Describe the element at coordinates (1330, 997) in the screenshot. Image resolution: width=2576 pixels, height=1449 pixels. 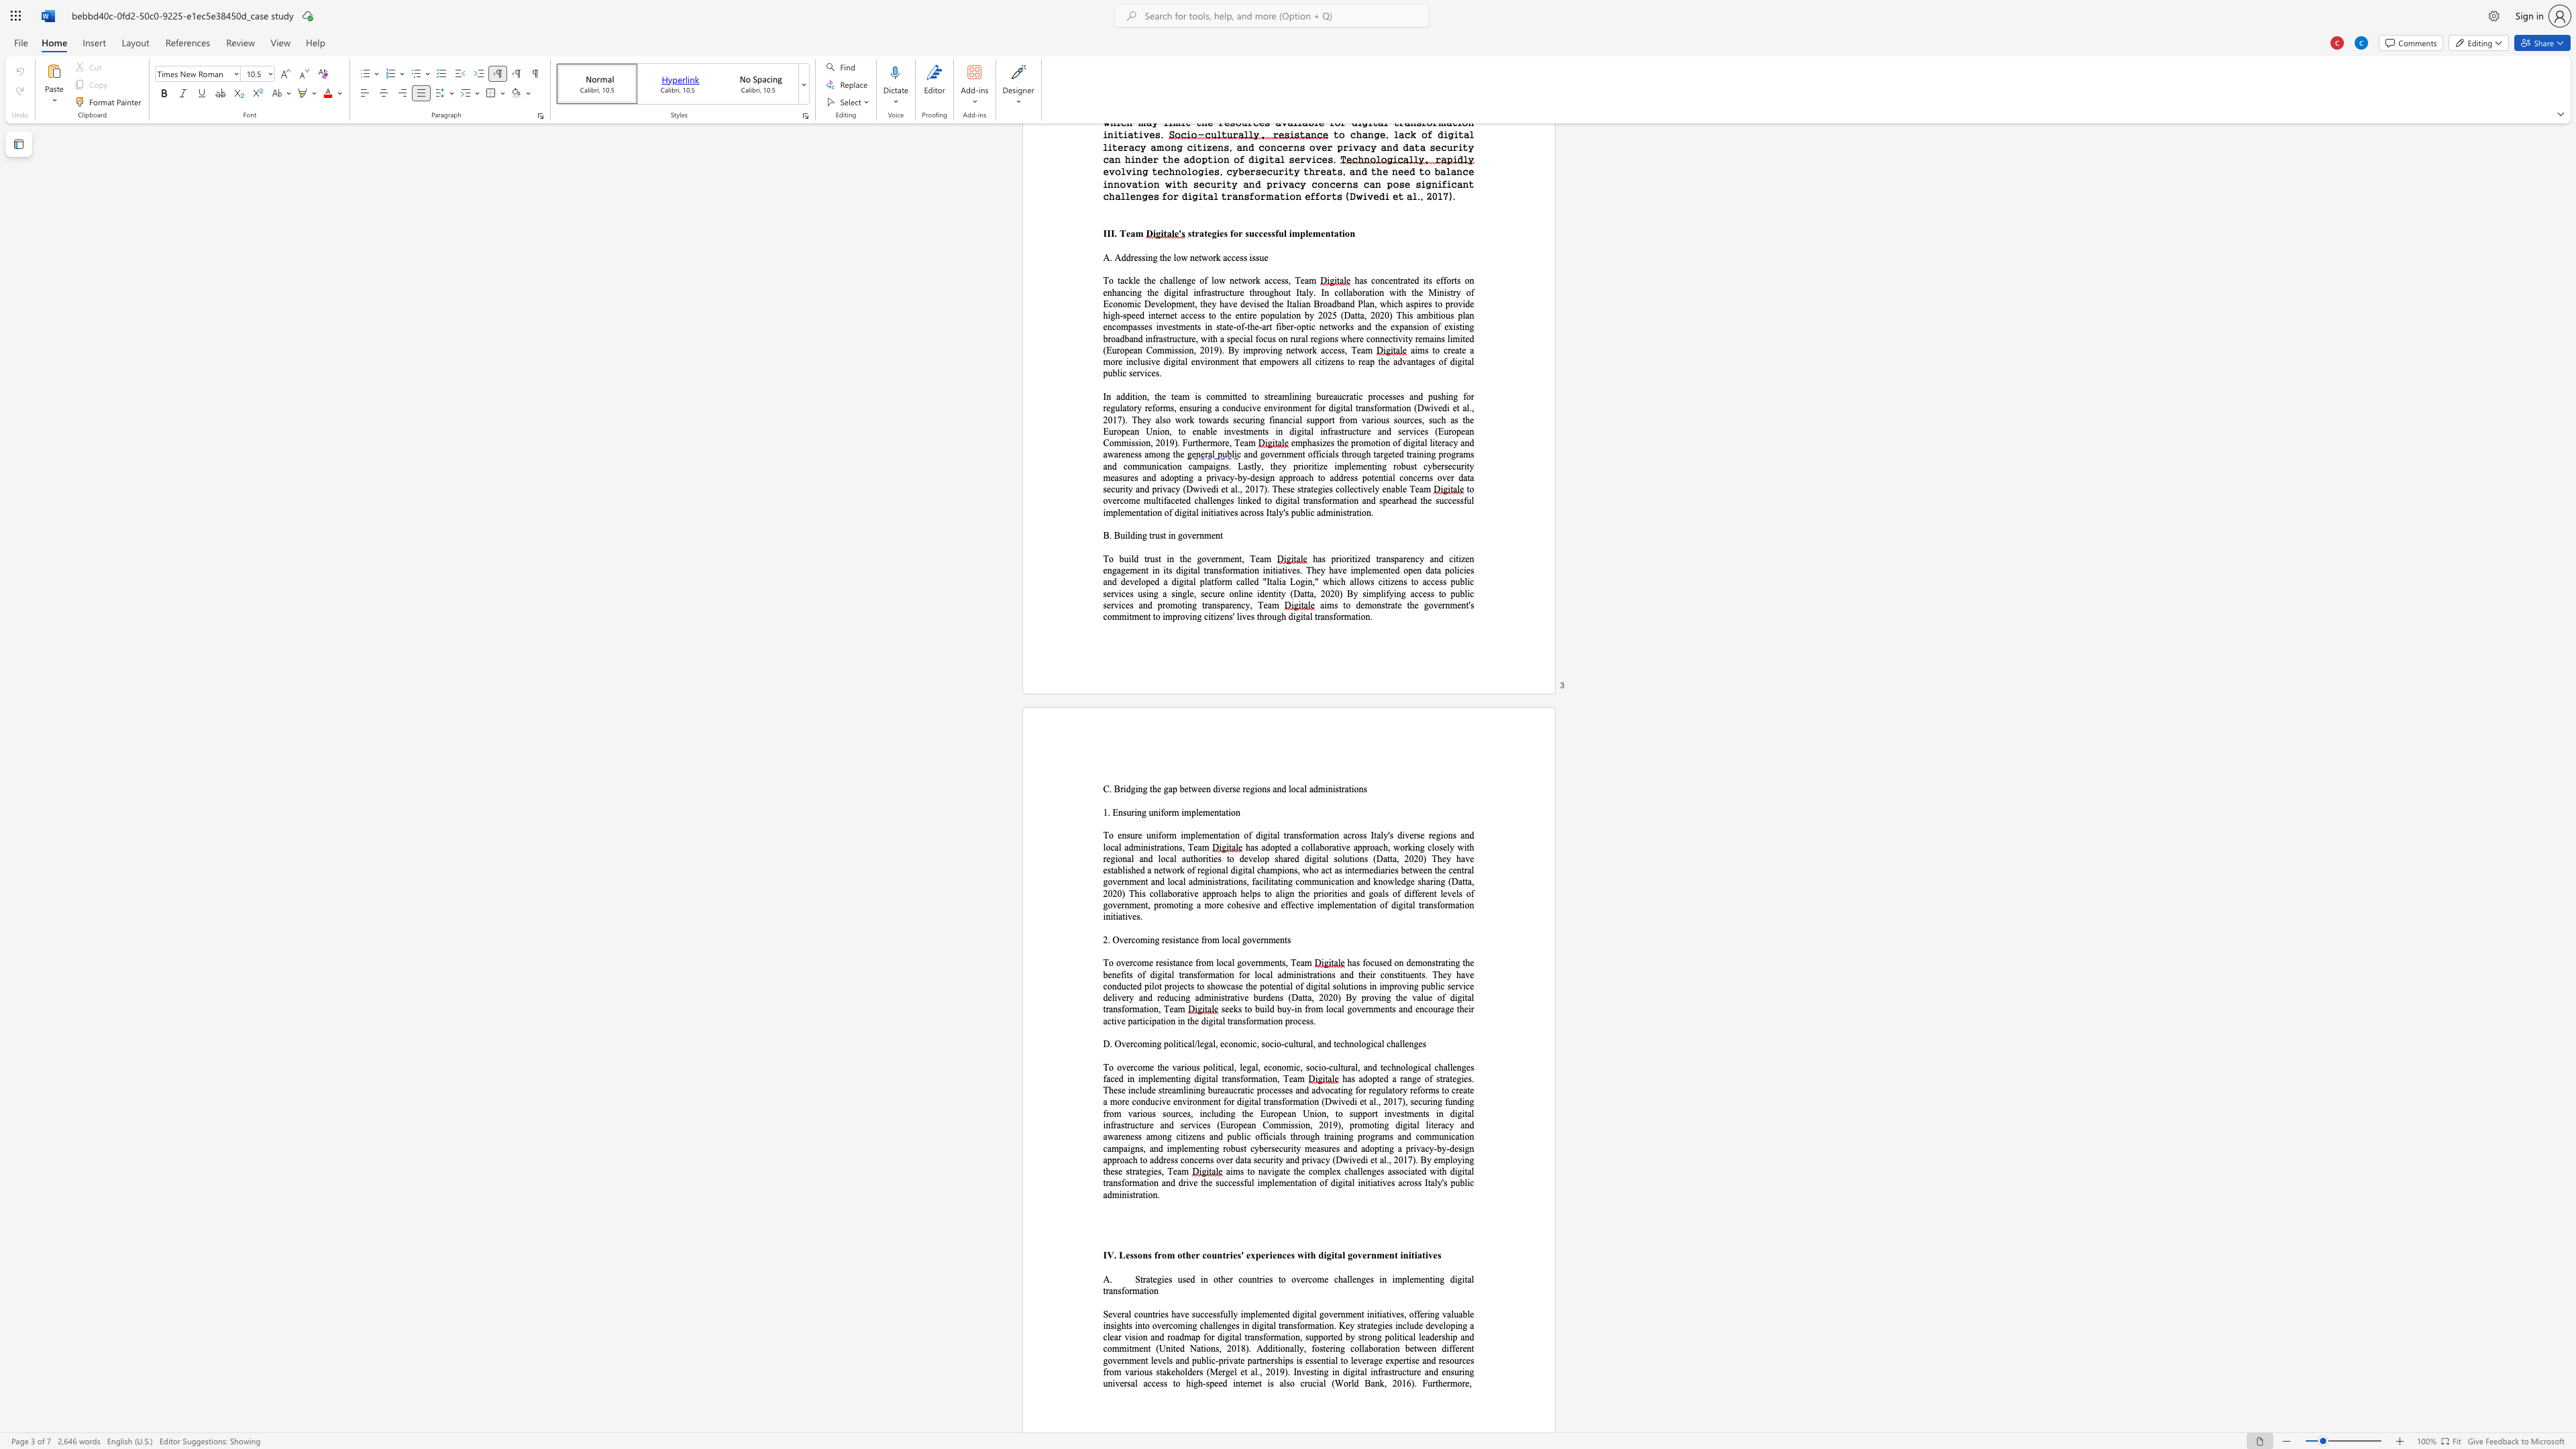
I see `the 2th character "2" in the text` at that location.